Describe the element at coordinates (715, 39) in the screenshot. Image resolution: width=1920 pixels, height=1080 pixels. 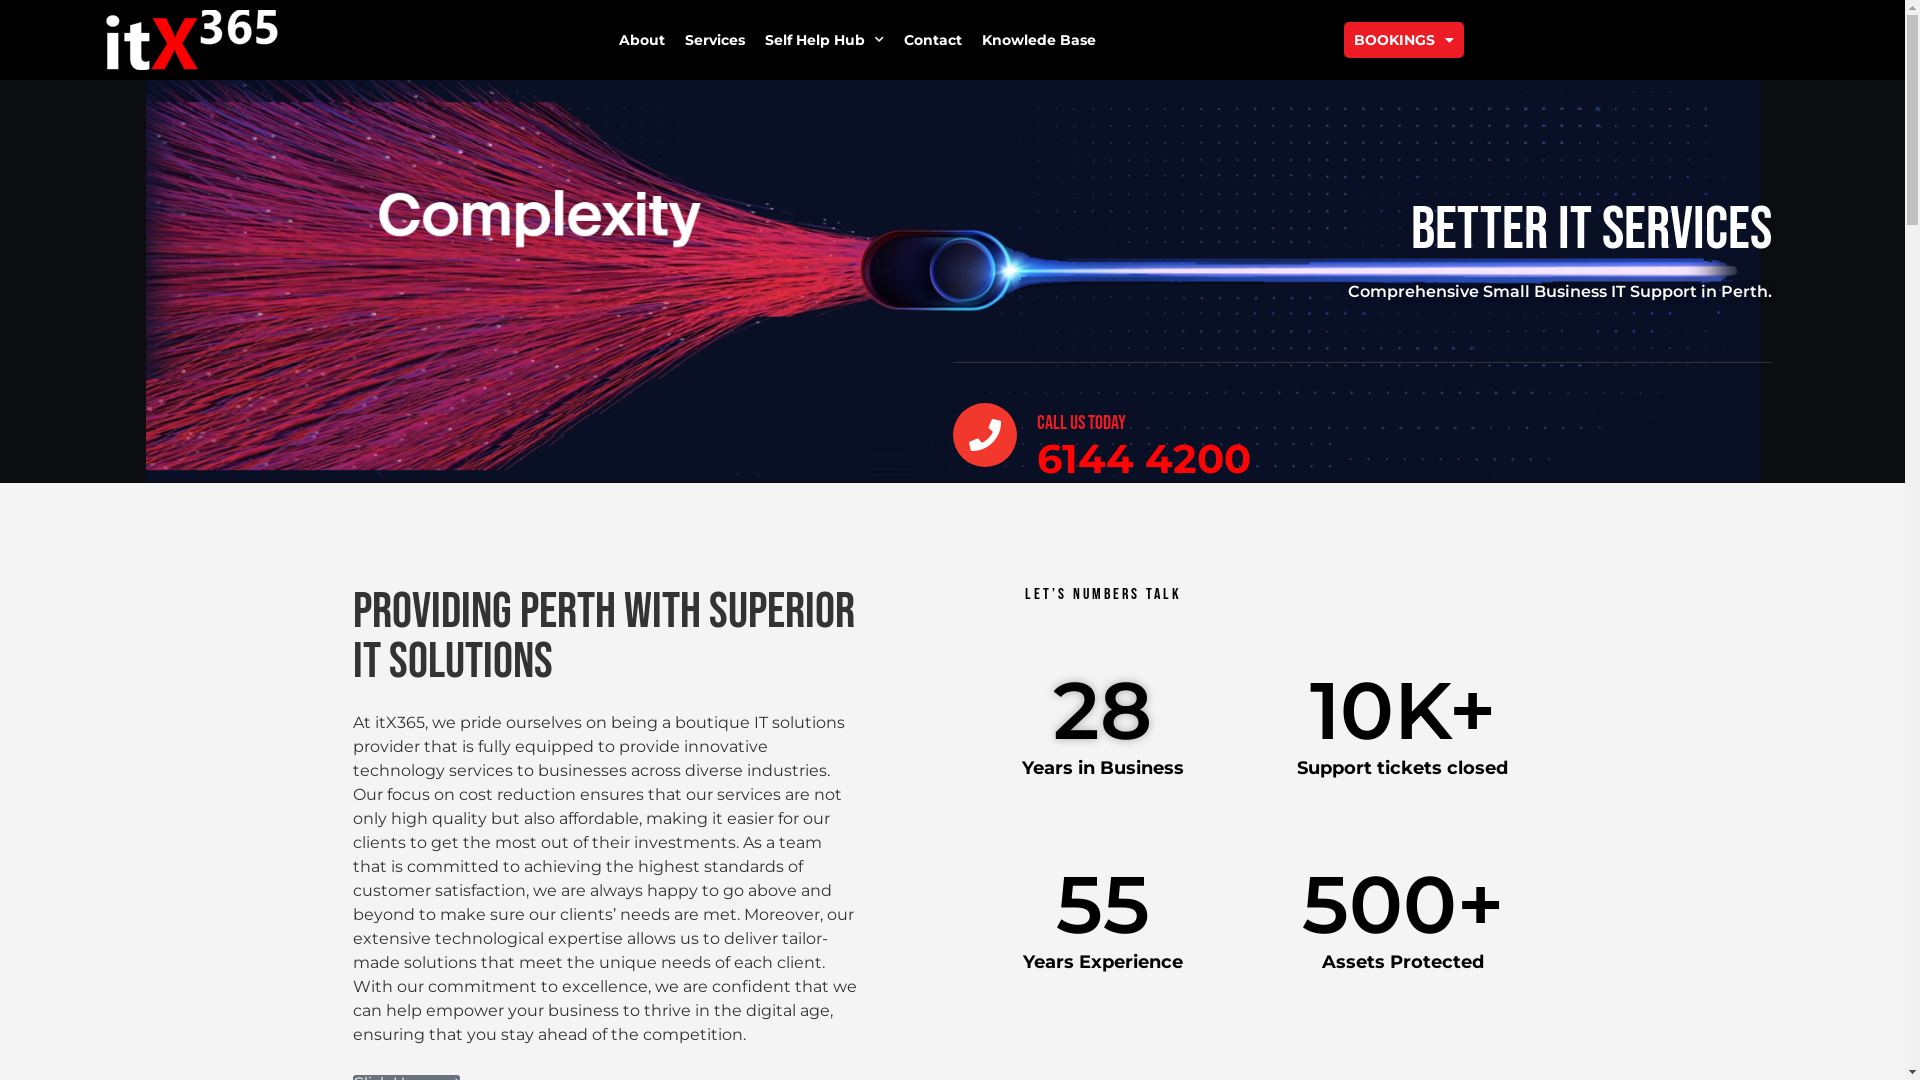
I see `'Services'` at that location.